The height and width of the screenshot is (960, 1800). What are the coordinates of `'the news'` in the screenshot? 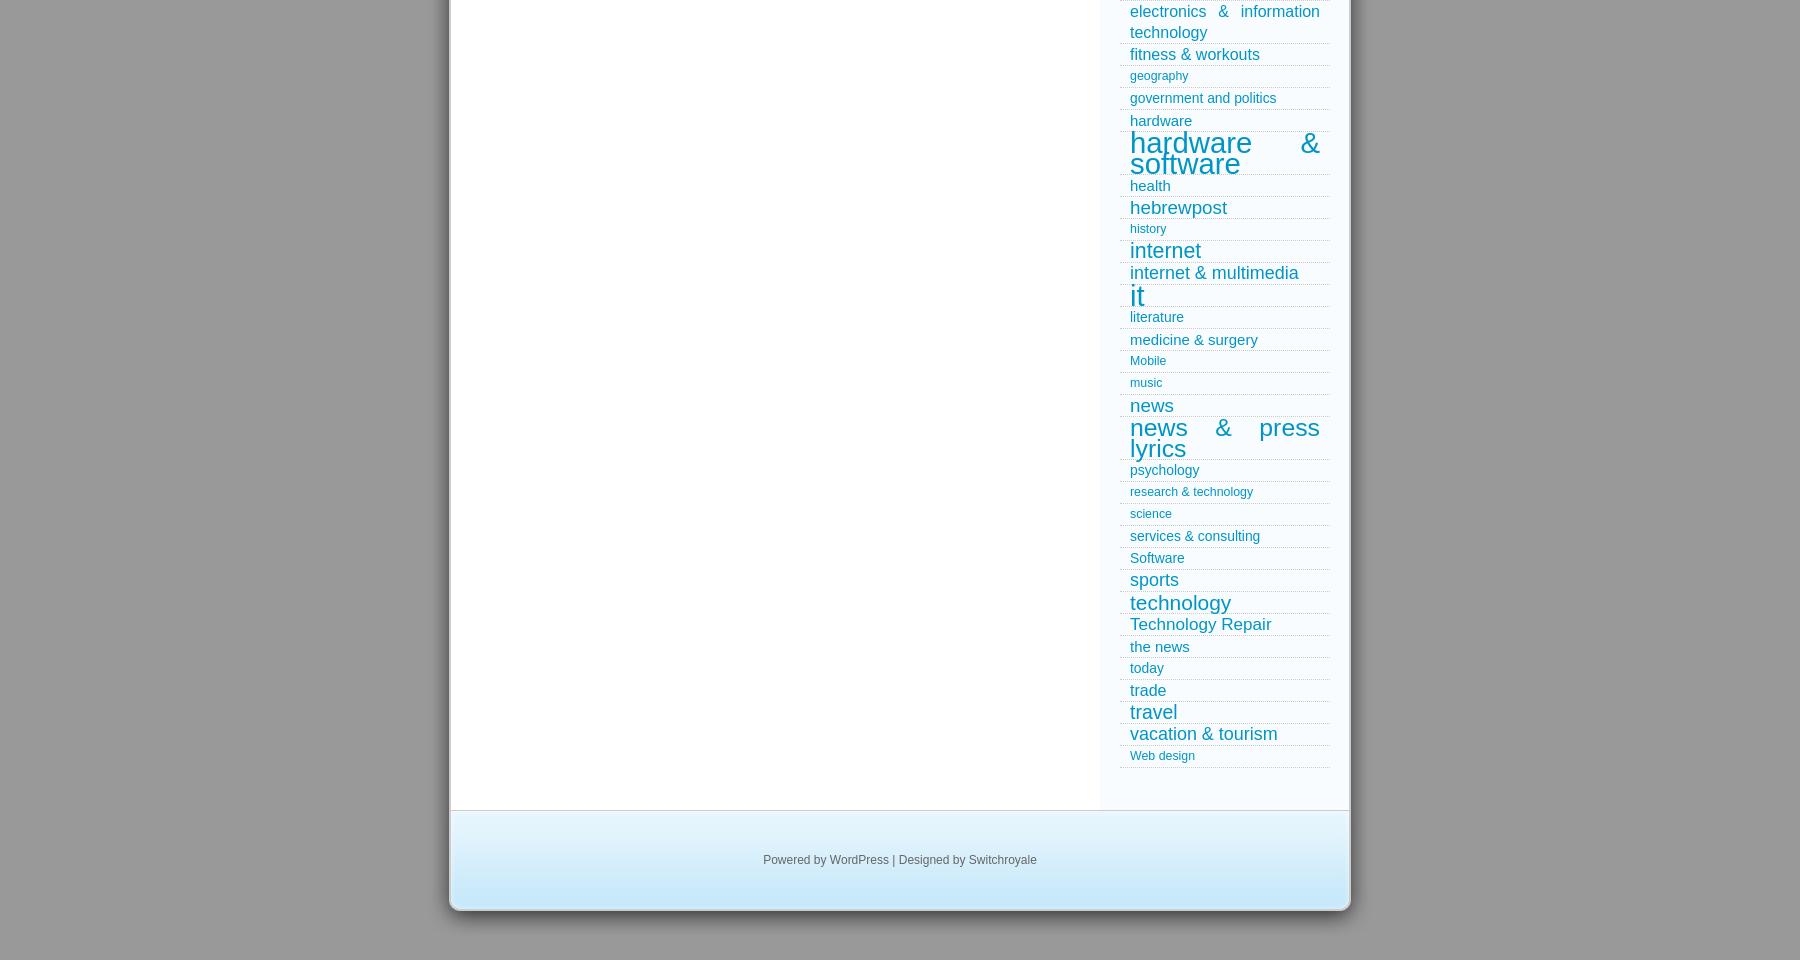 It's located at (1158, 645).